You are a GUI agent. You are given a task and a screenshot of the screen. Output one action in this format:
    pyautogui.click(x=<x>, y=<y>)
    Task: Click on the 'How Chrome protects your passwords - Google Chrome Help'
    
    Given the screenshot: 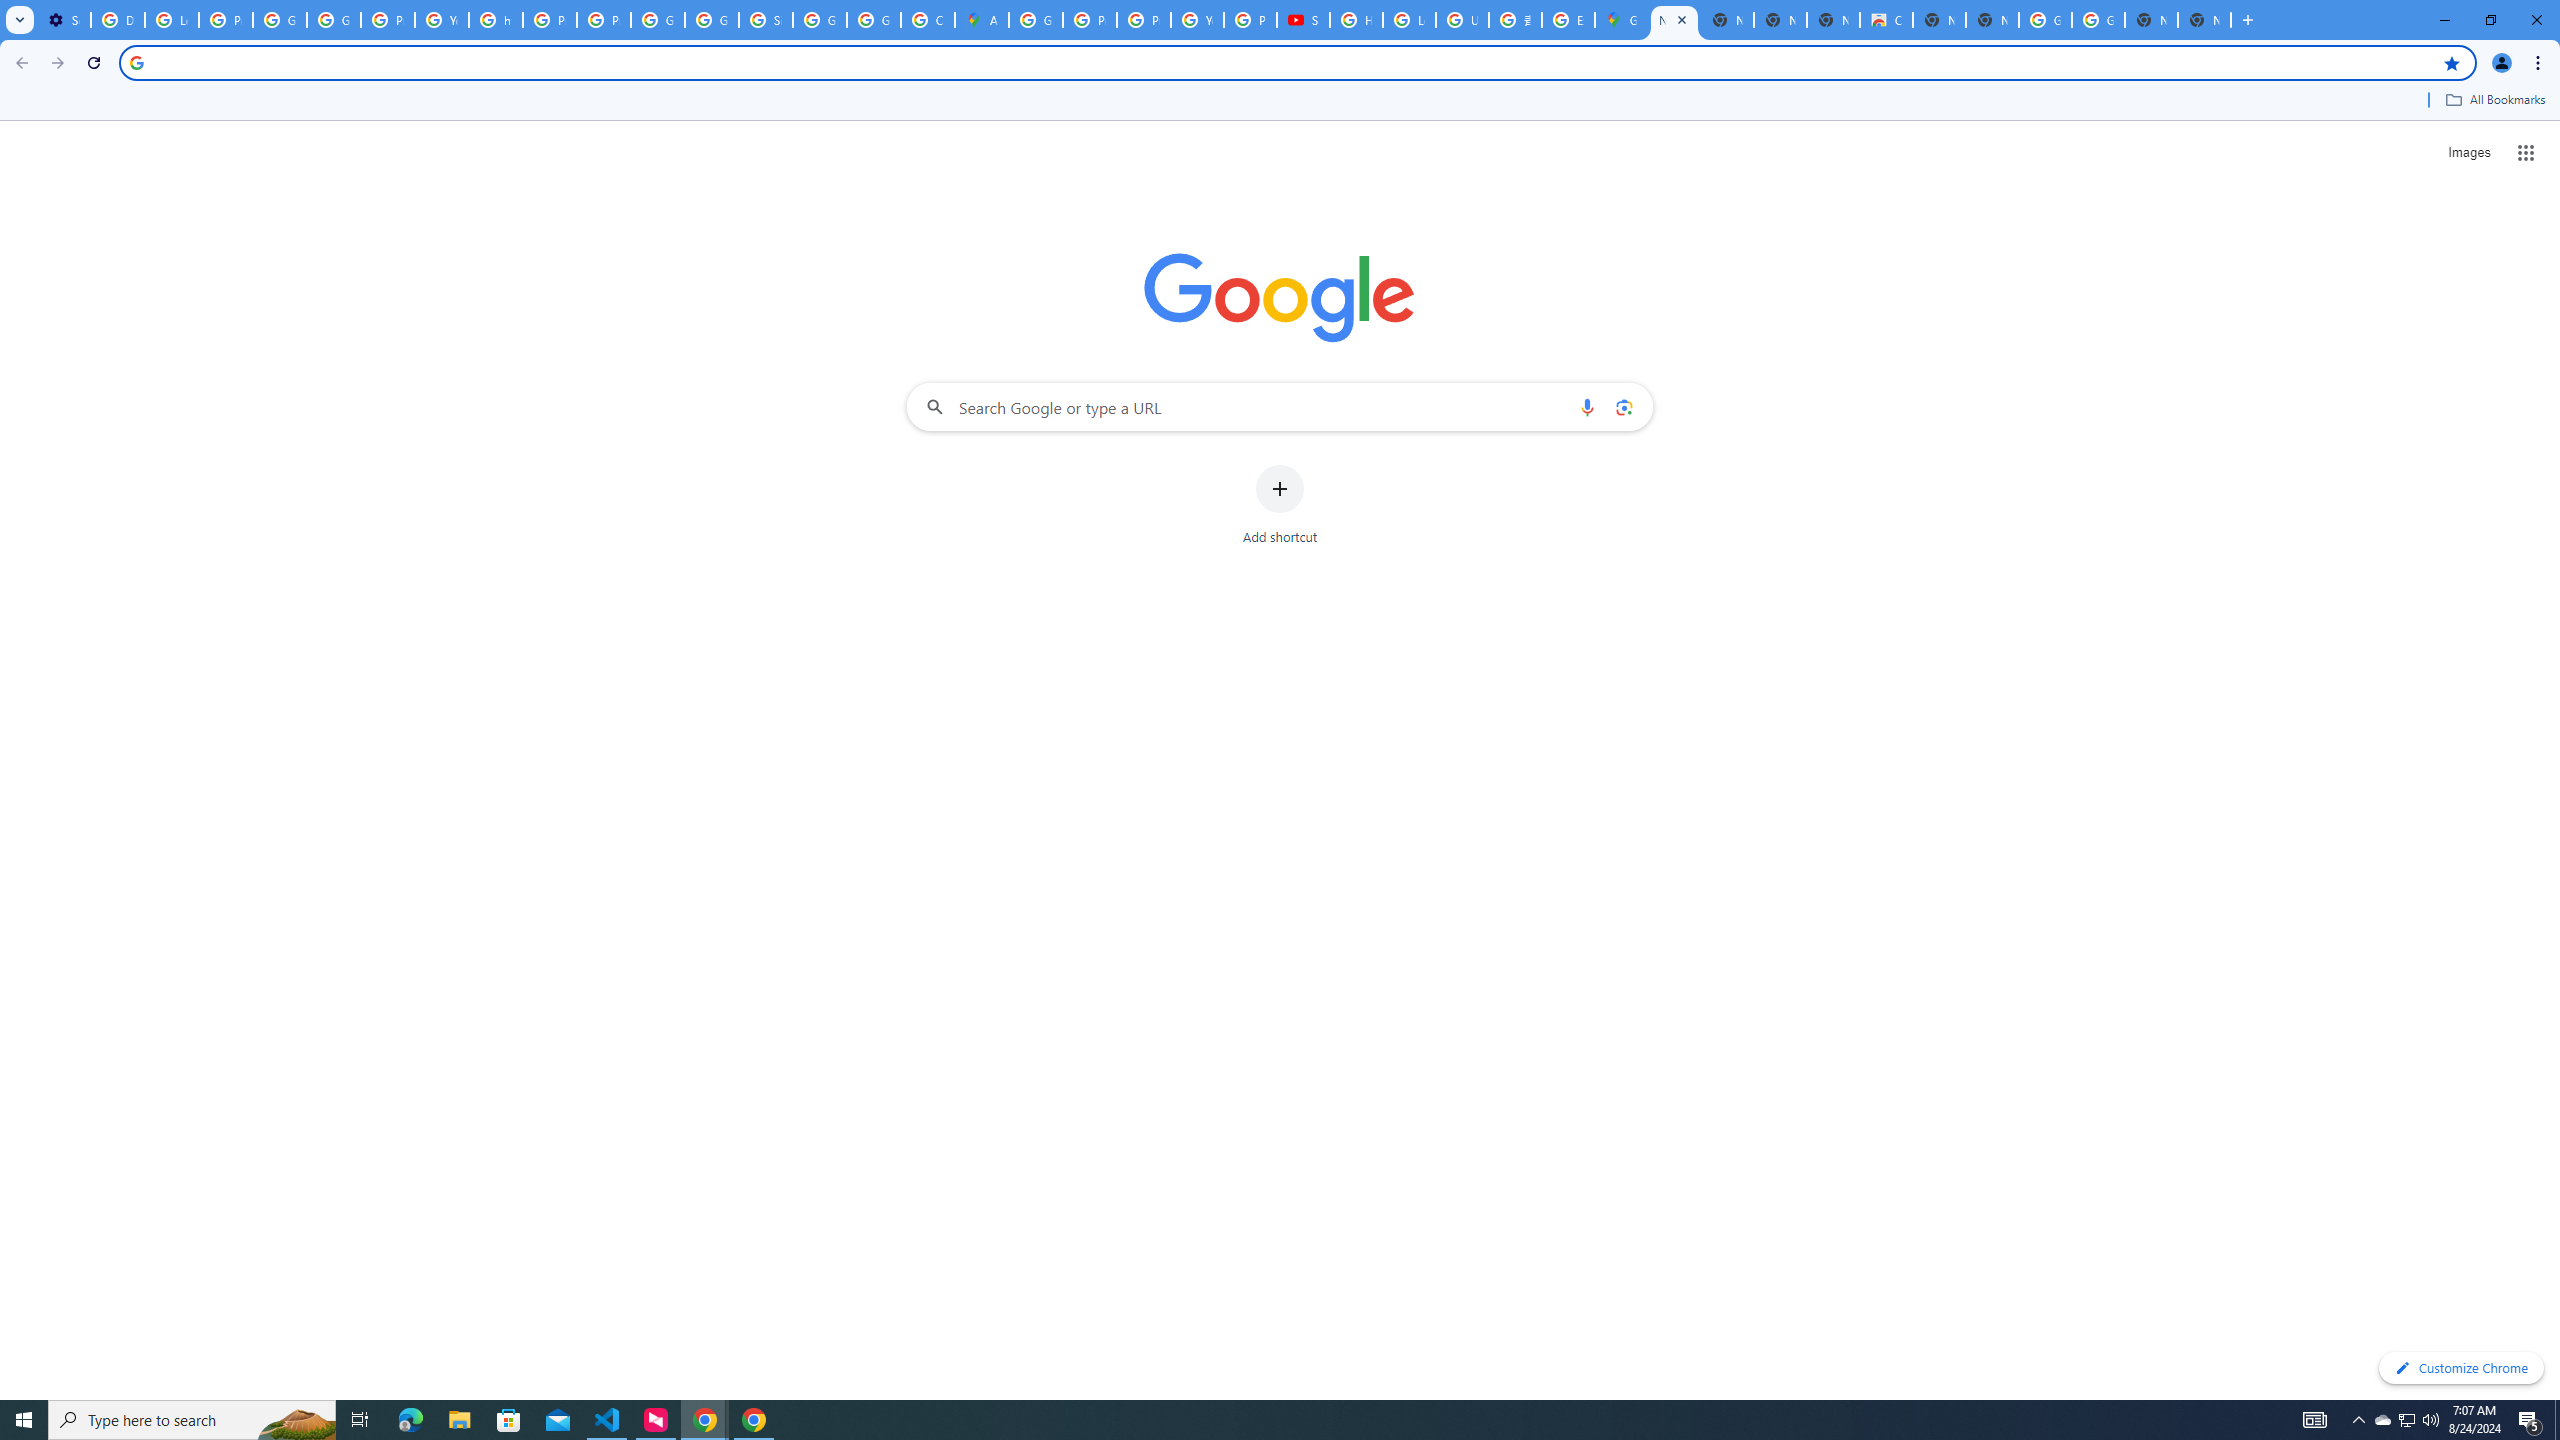 What is the action you would take?
    pyautogui.click(x=1356, y=19)
    